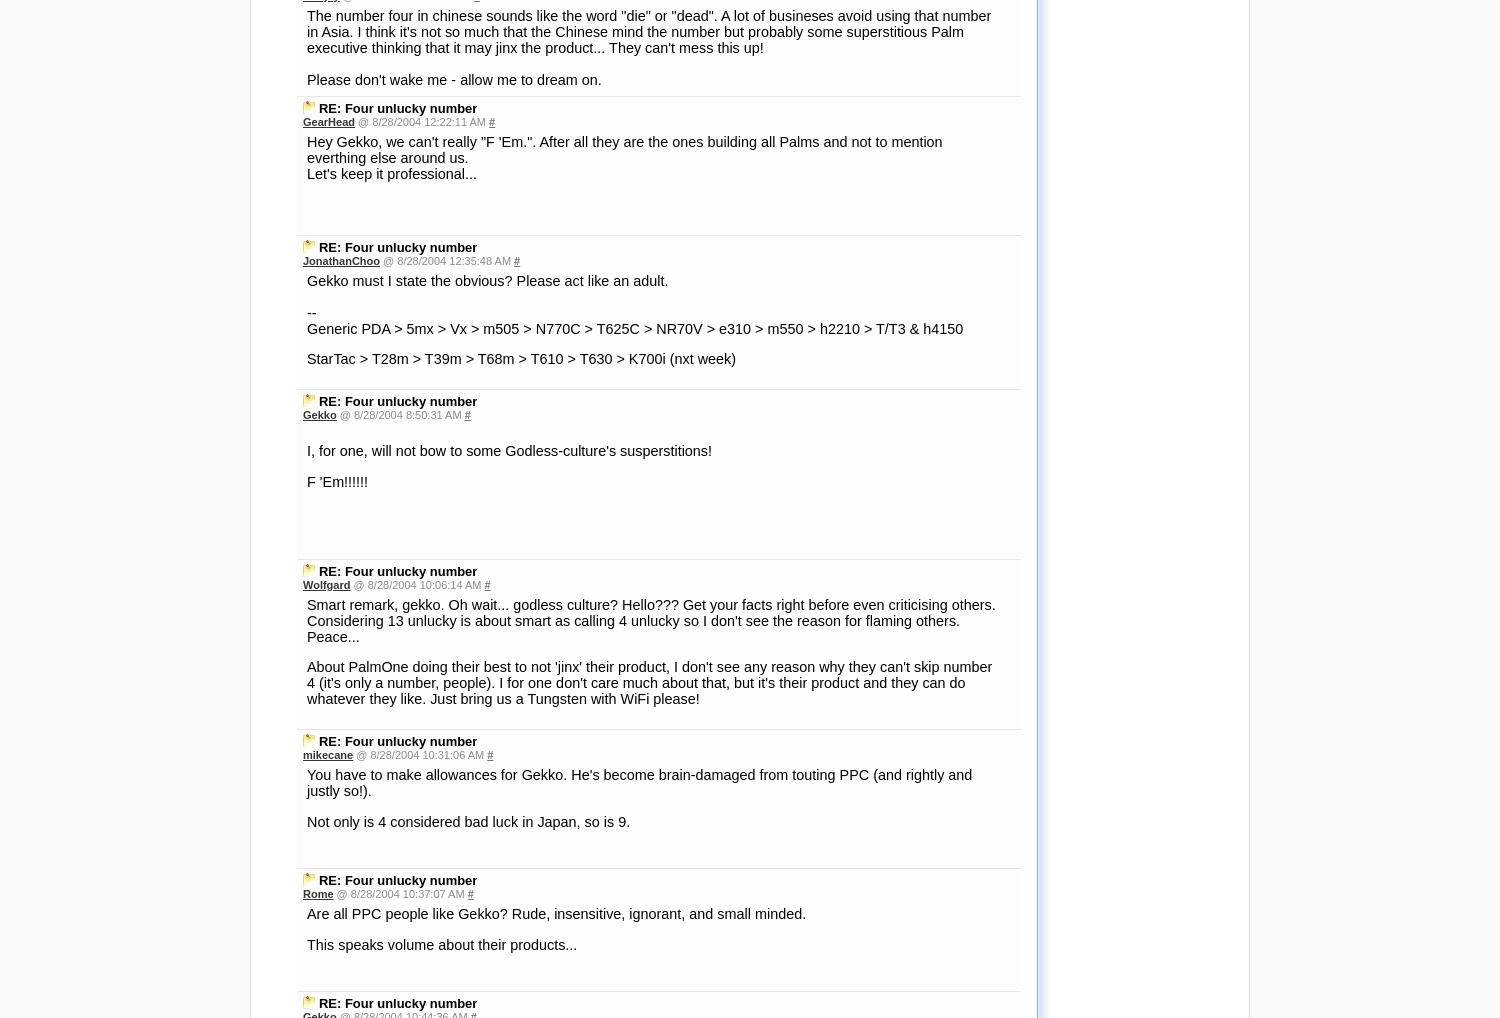 The height and width of the screenshot is (1018, 1500). What do you see at coordinates (318, 414) in the screenshot?
I see `'Gekko'` at bounding box center [318, 414].